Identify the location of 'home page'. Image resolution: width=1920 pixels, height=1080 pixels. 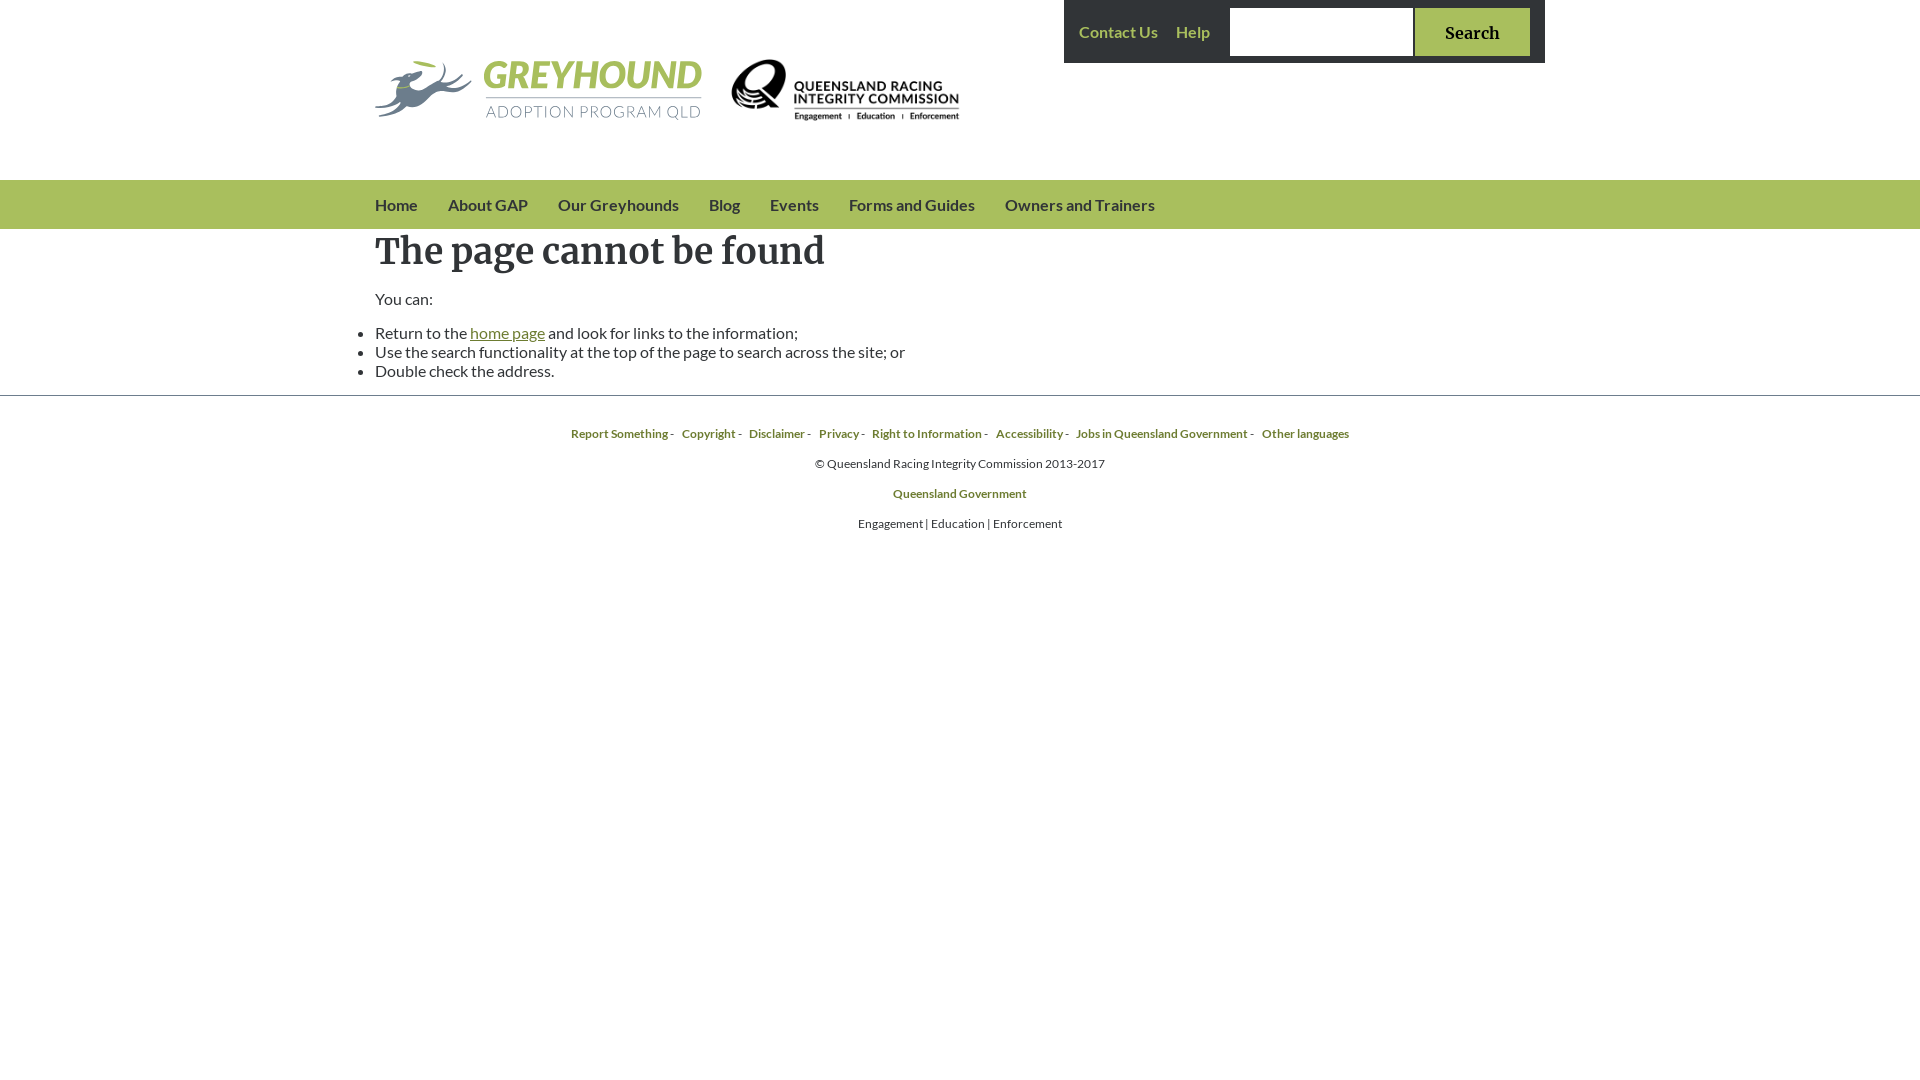
(507, 331).